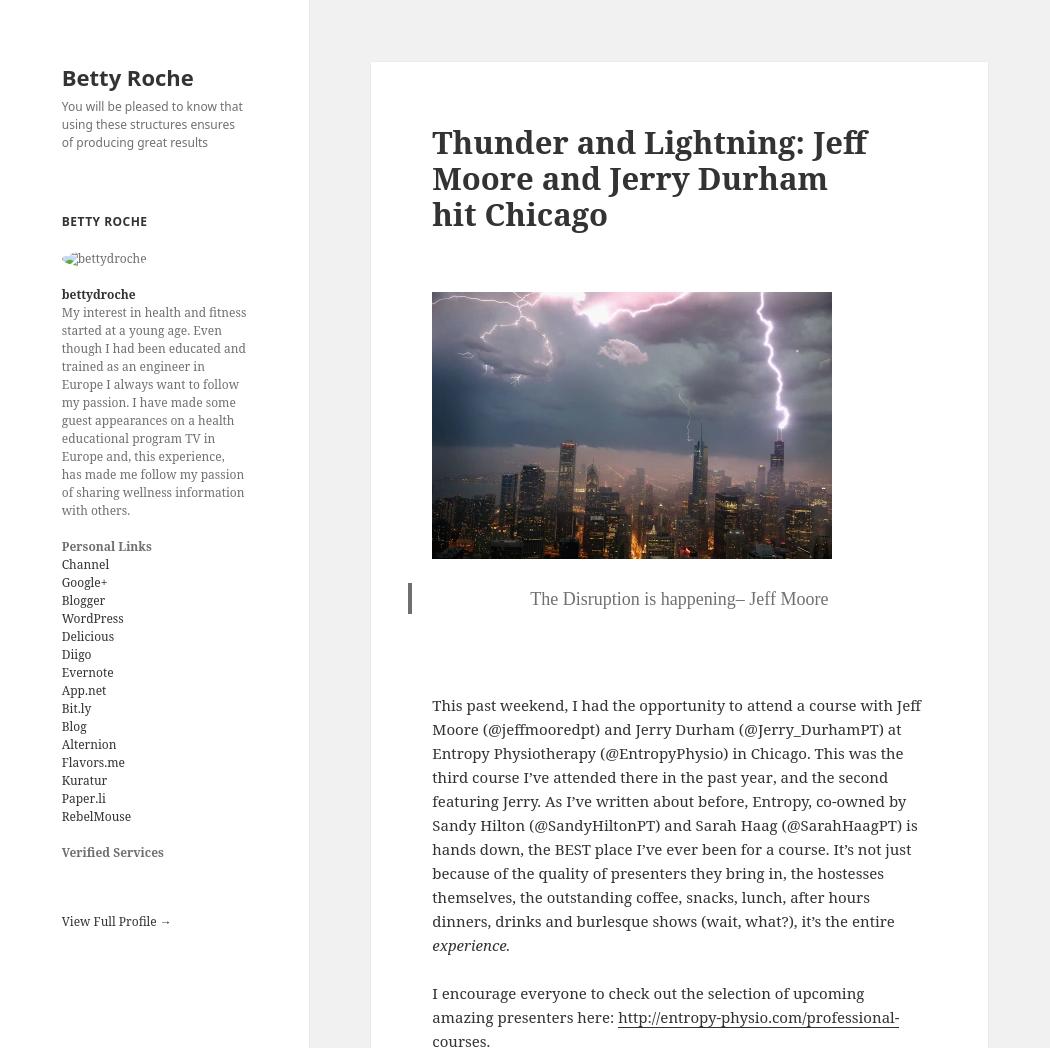 The width and height of the screenshot is (1050, 1048). I want to click on 'Diigo', so click(76, 653).